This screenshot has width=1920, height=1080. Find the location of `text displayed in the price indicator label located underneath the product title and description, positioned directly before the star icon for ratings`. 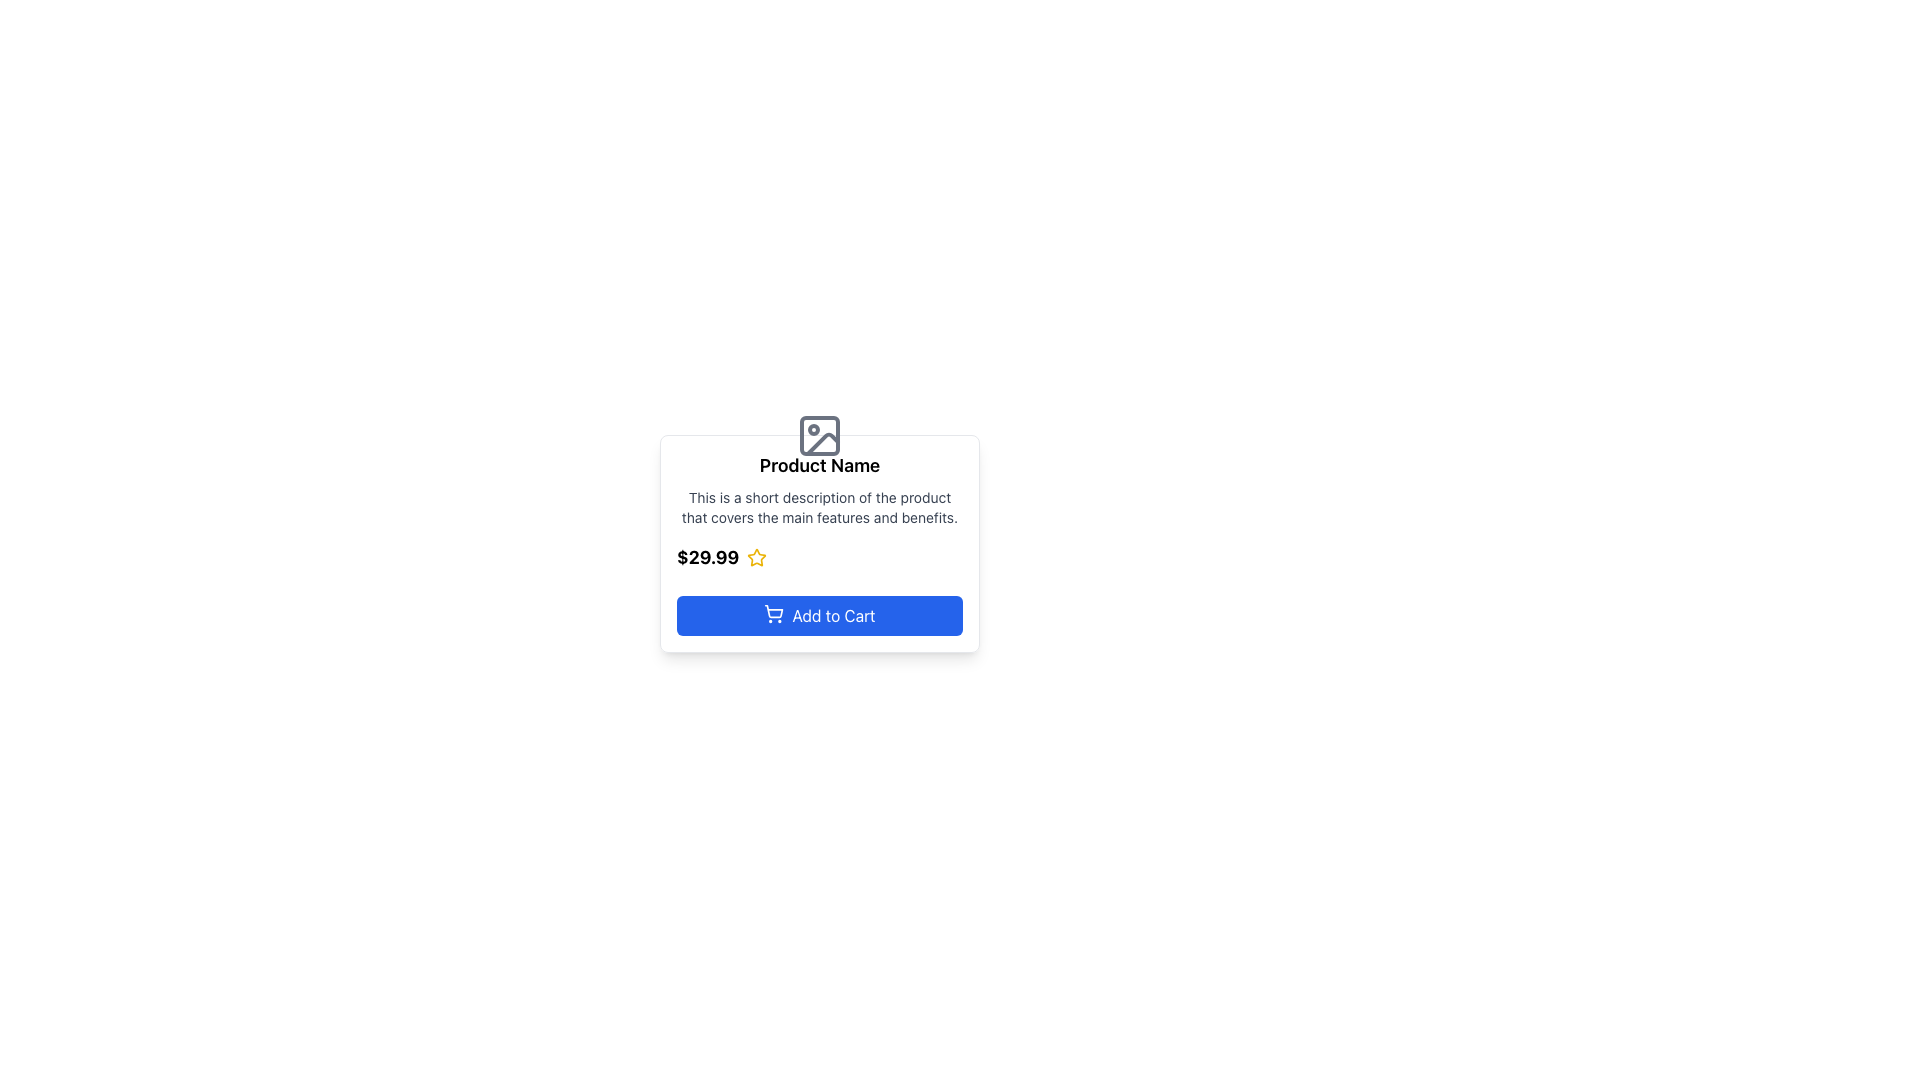

text displayed in the price indicator label located underneath the product title and description, positioned directly before the star icon for ratings is located at coordinates (708, 558).